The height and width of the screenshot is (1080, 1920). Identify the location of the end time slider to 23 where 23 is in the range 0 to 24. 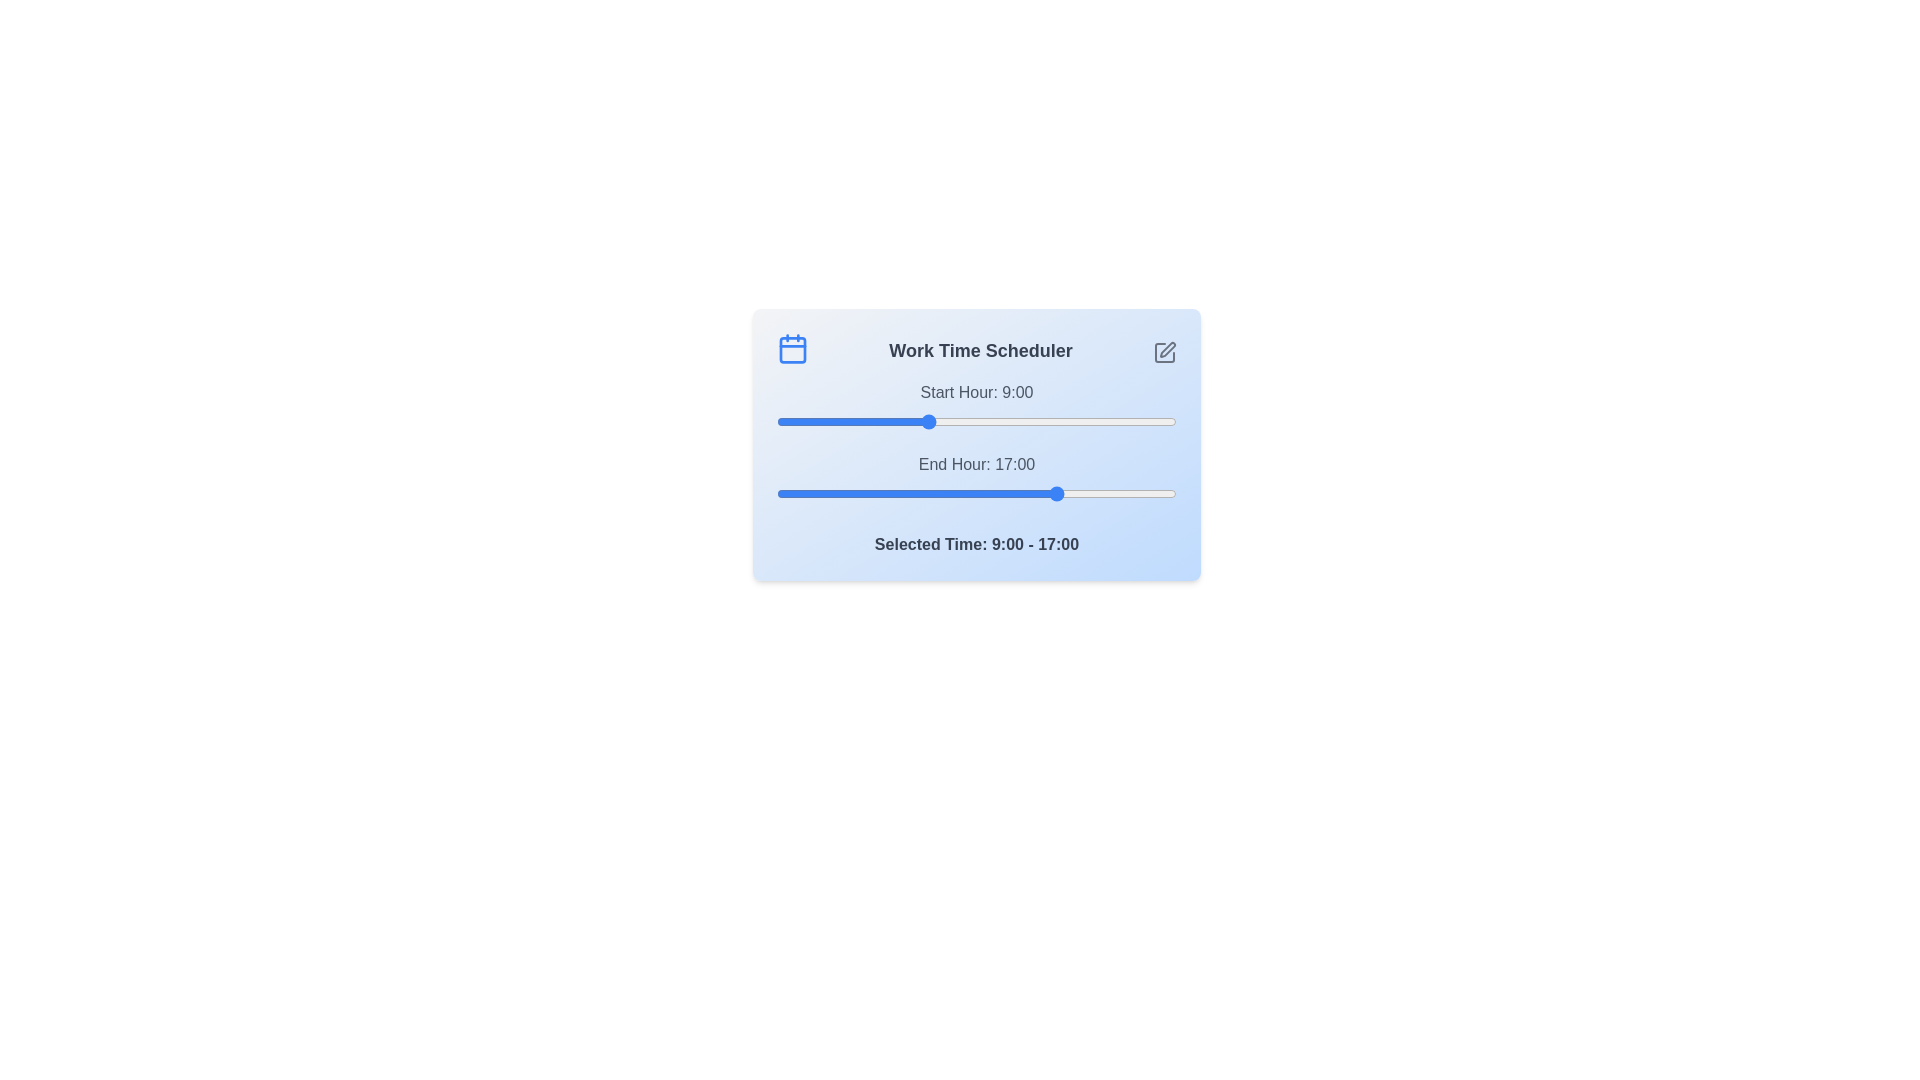
(1160, 493).